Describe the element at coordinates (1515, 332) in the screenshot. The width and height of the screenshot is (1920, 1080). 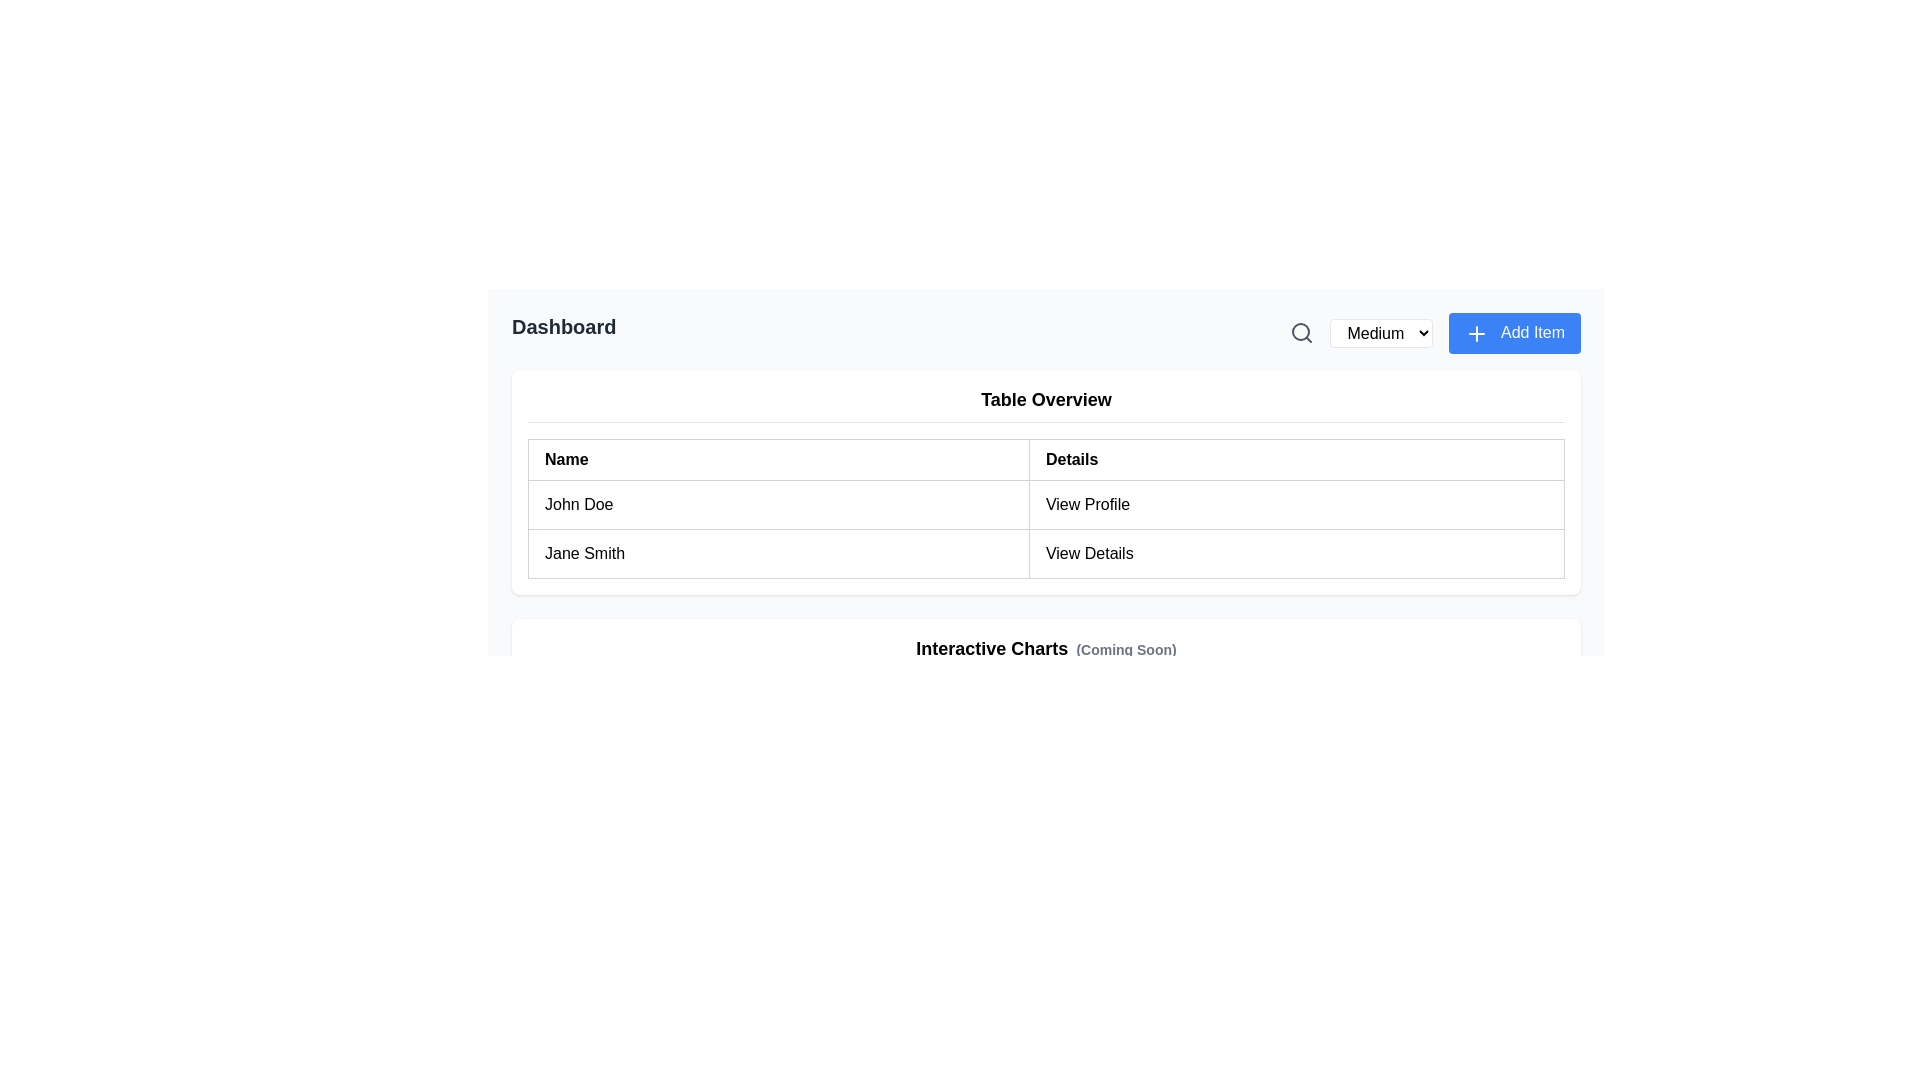
I see `the 'Add Item' button, which has a blue background, white text, and a plus sign icon on the left side` at that location.